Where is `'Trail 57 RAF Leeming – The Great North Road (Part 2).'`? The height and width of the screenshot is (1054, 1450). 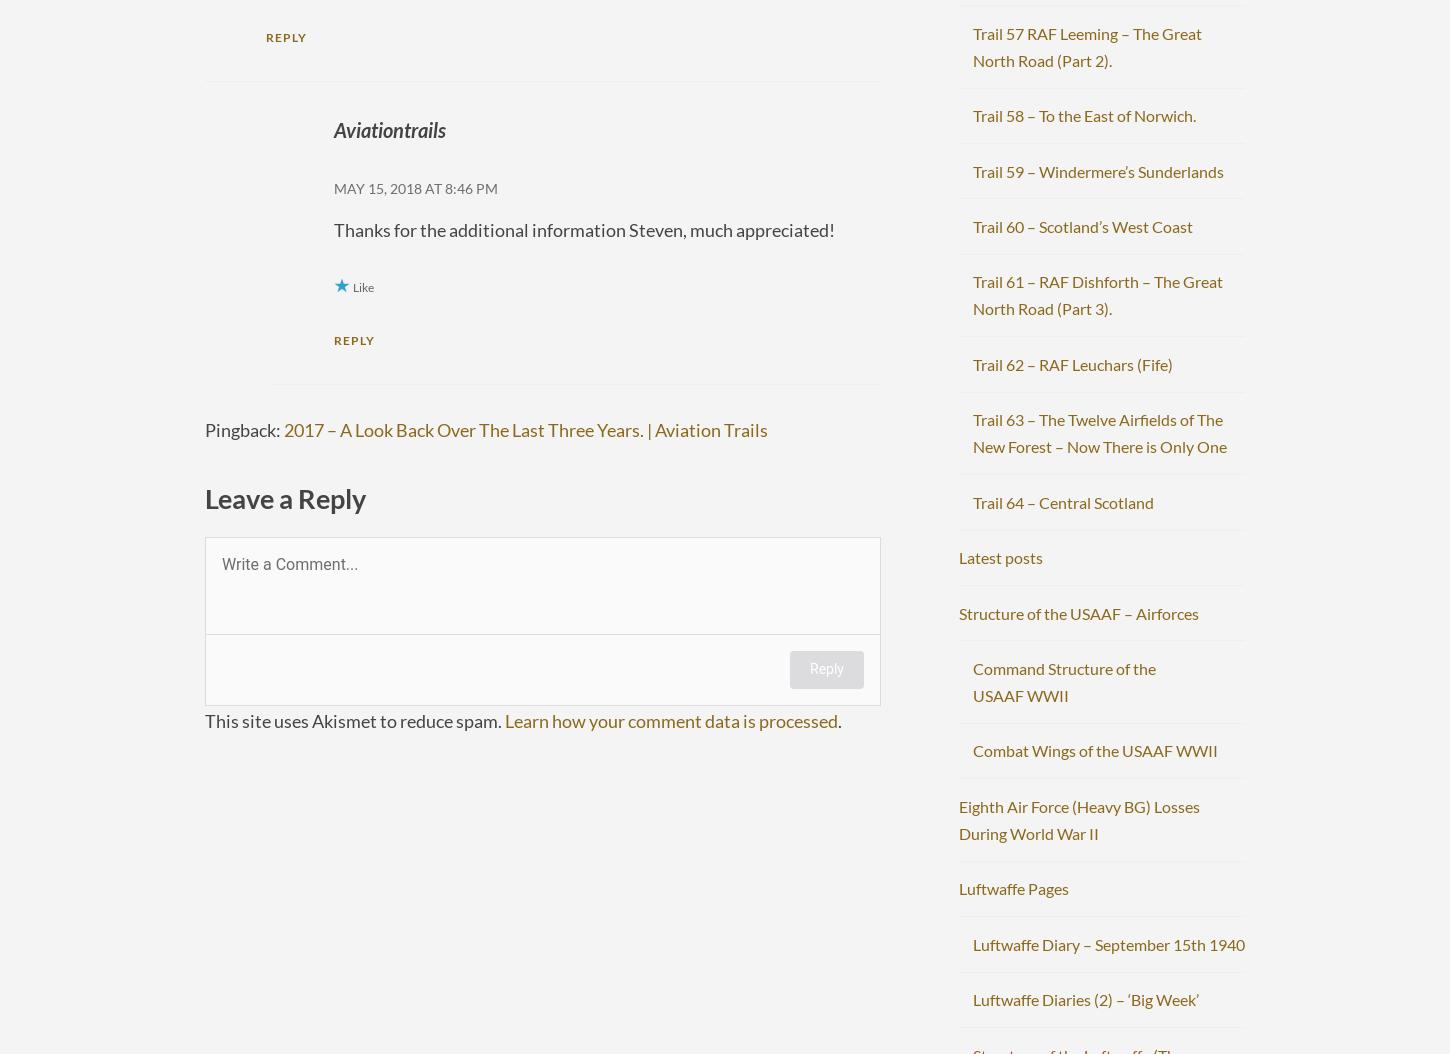
'Trail 57 RAF Leeming – The Great North Road (Part 2).' is located at coordinates (1086, 45).